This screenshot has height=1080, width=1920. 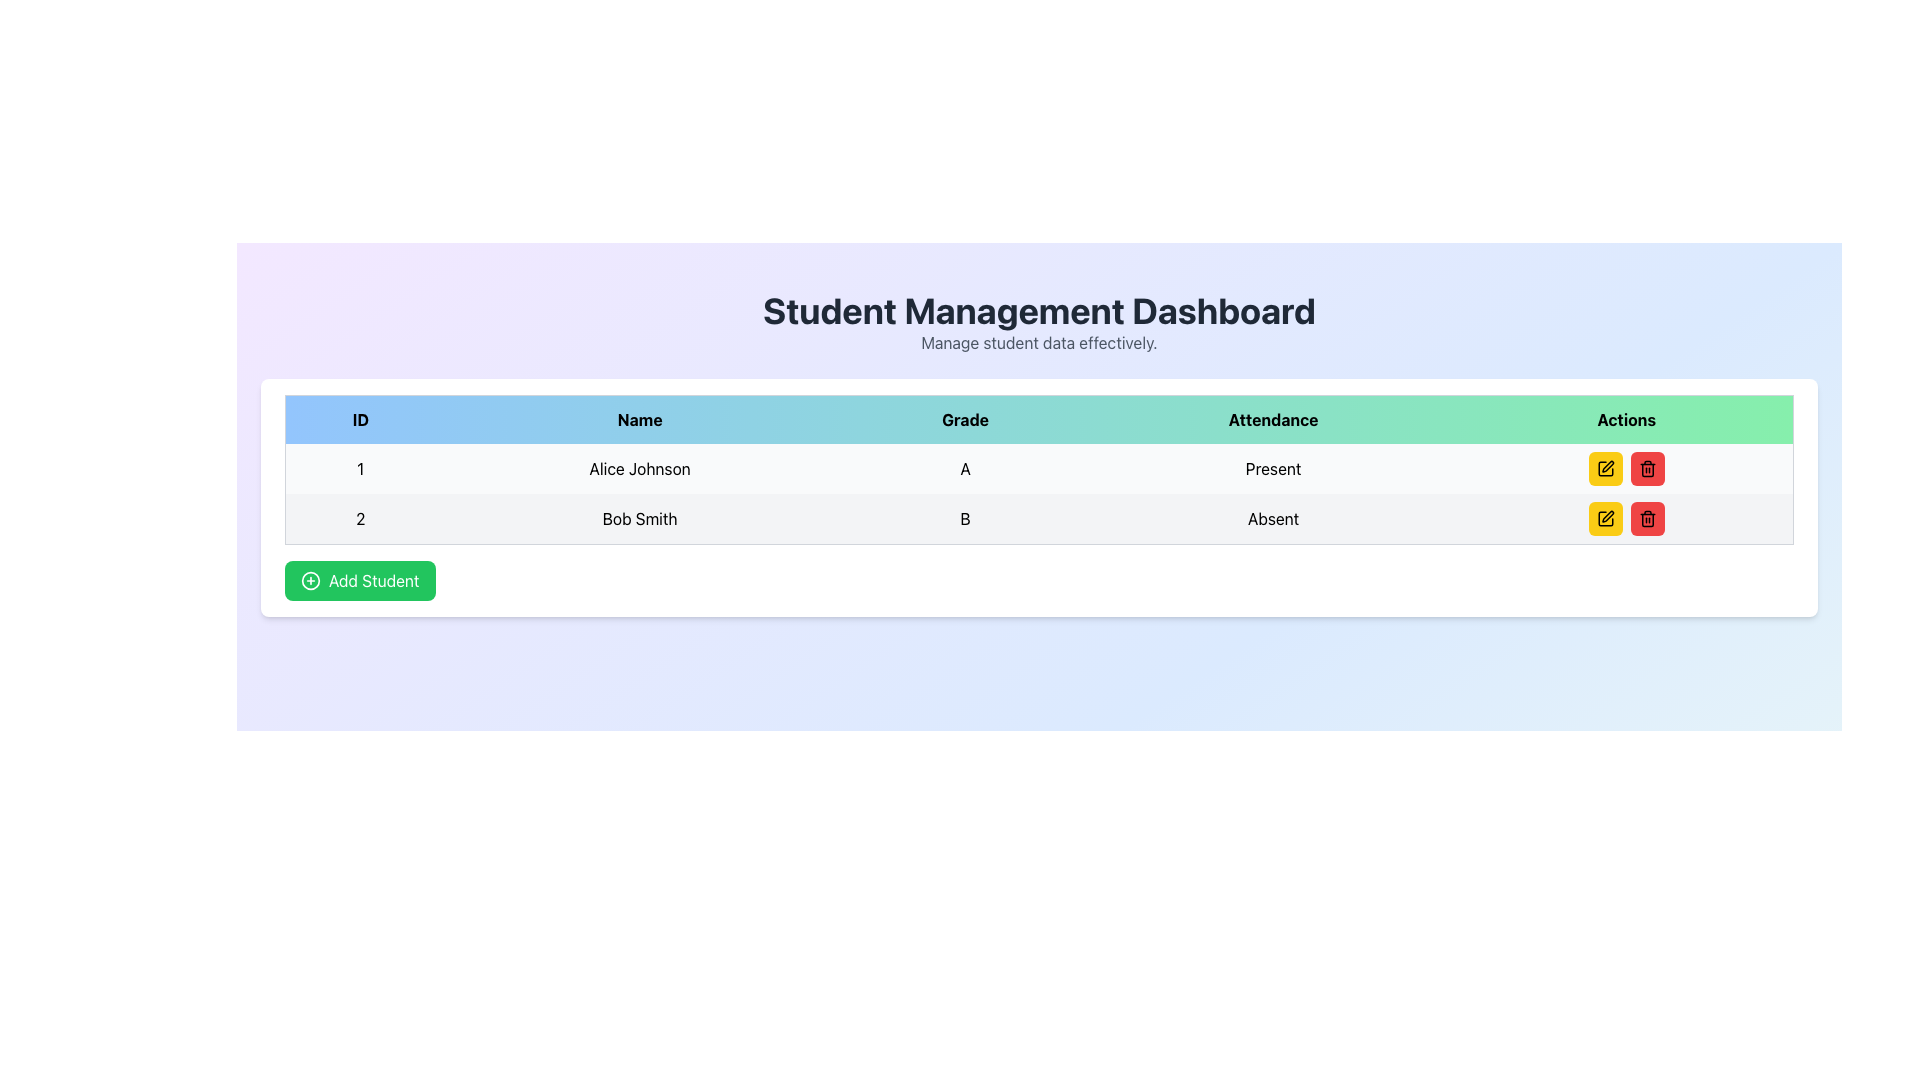 I want to click on the 'Edit' Icon Button located in the second row of the 'Actions' column, so click(x=1605, y=469).